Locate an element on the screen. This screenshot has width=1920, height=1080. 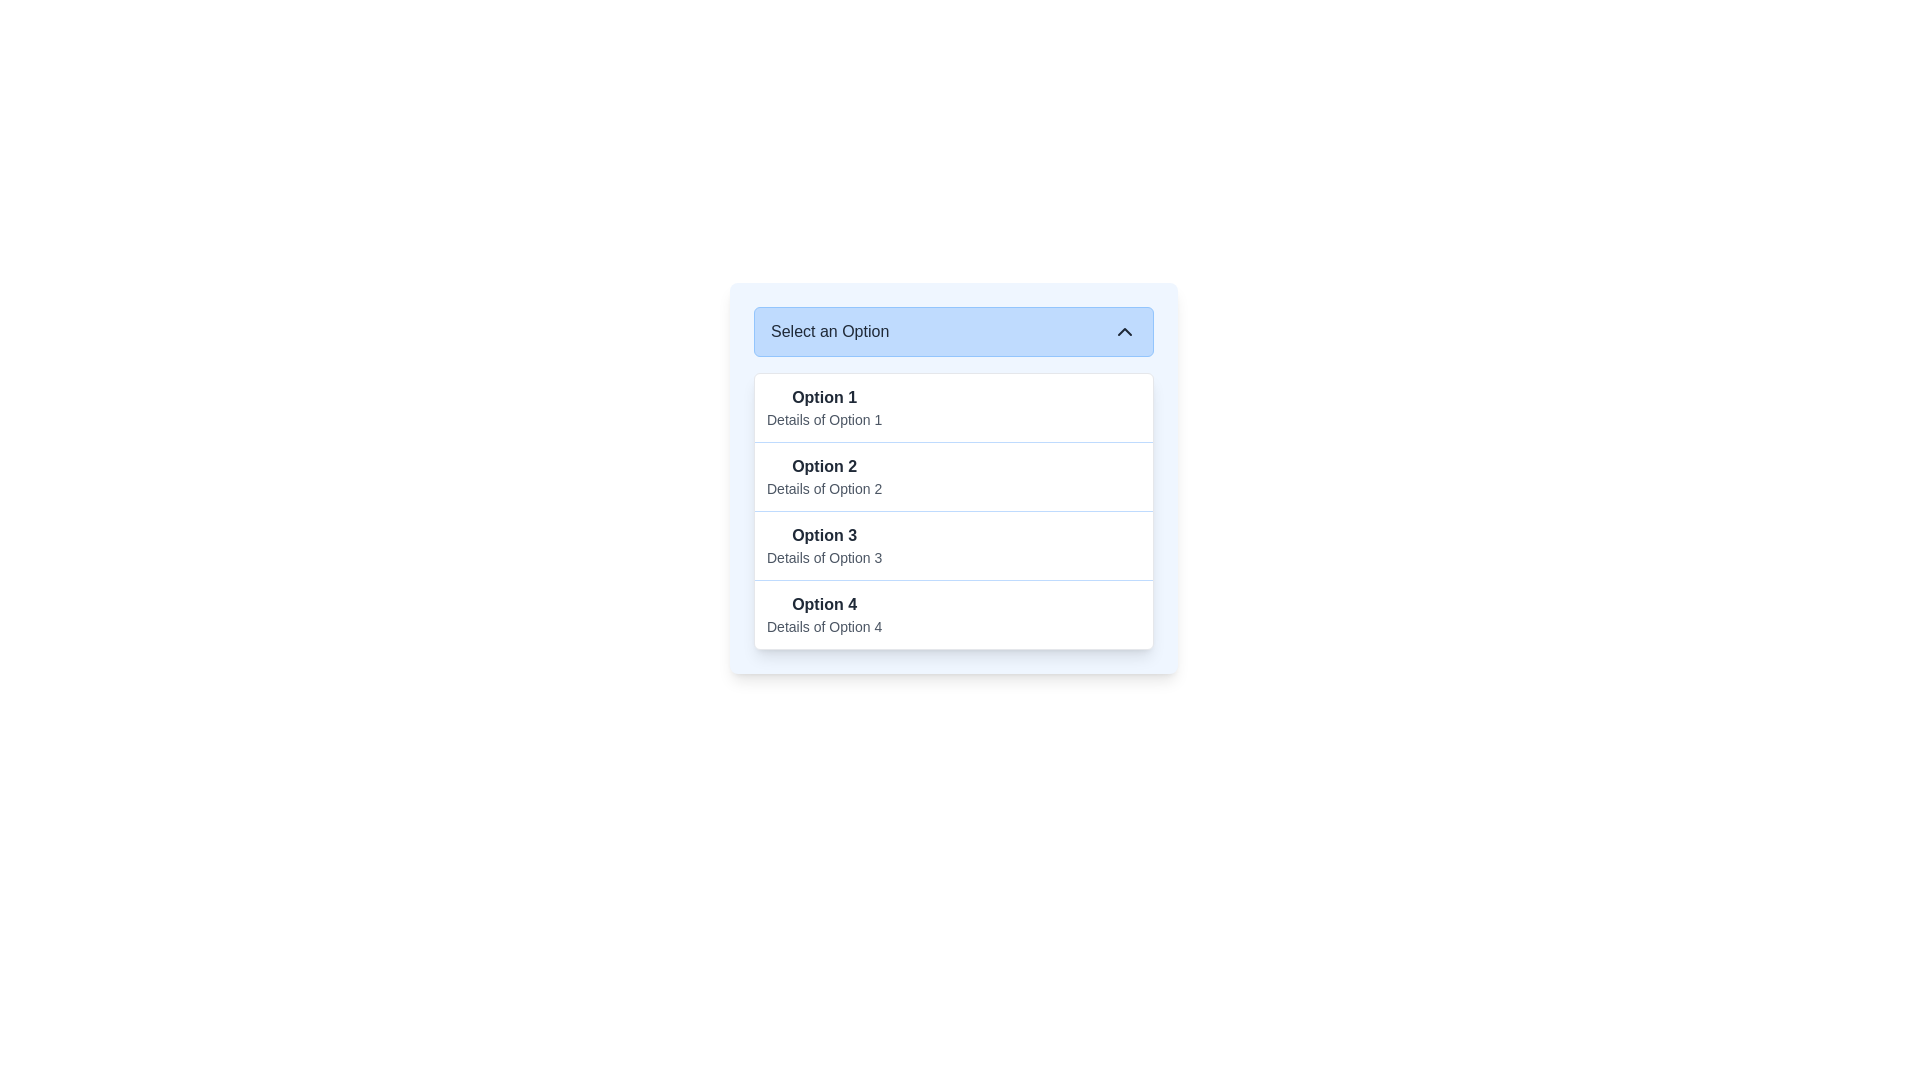
the text label displaying 'Option 2' in bold black font is located at coordinates (824, 466).